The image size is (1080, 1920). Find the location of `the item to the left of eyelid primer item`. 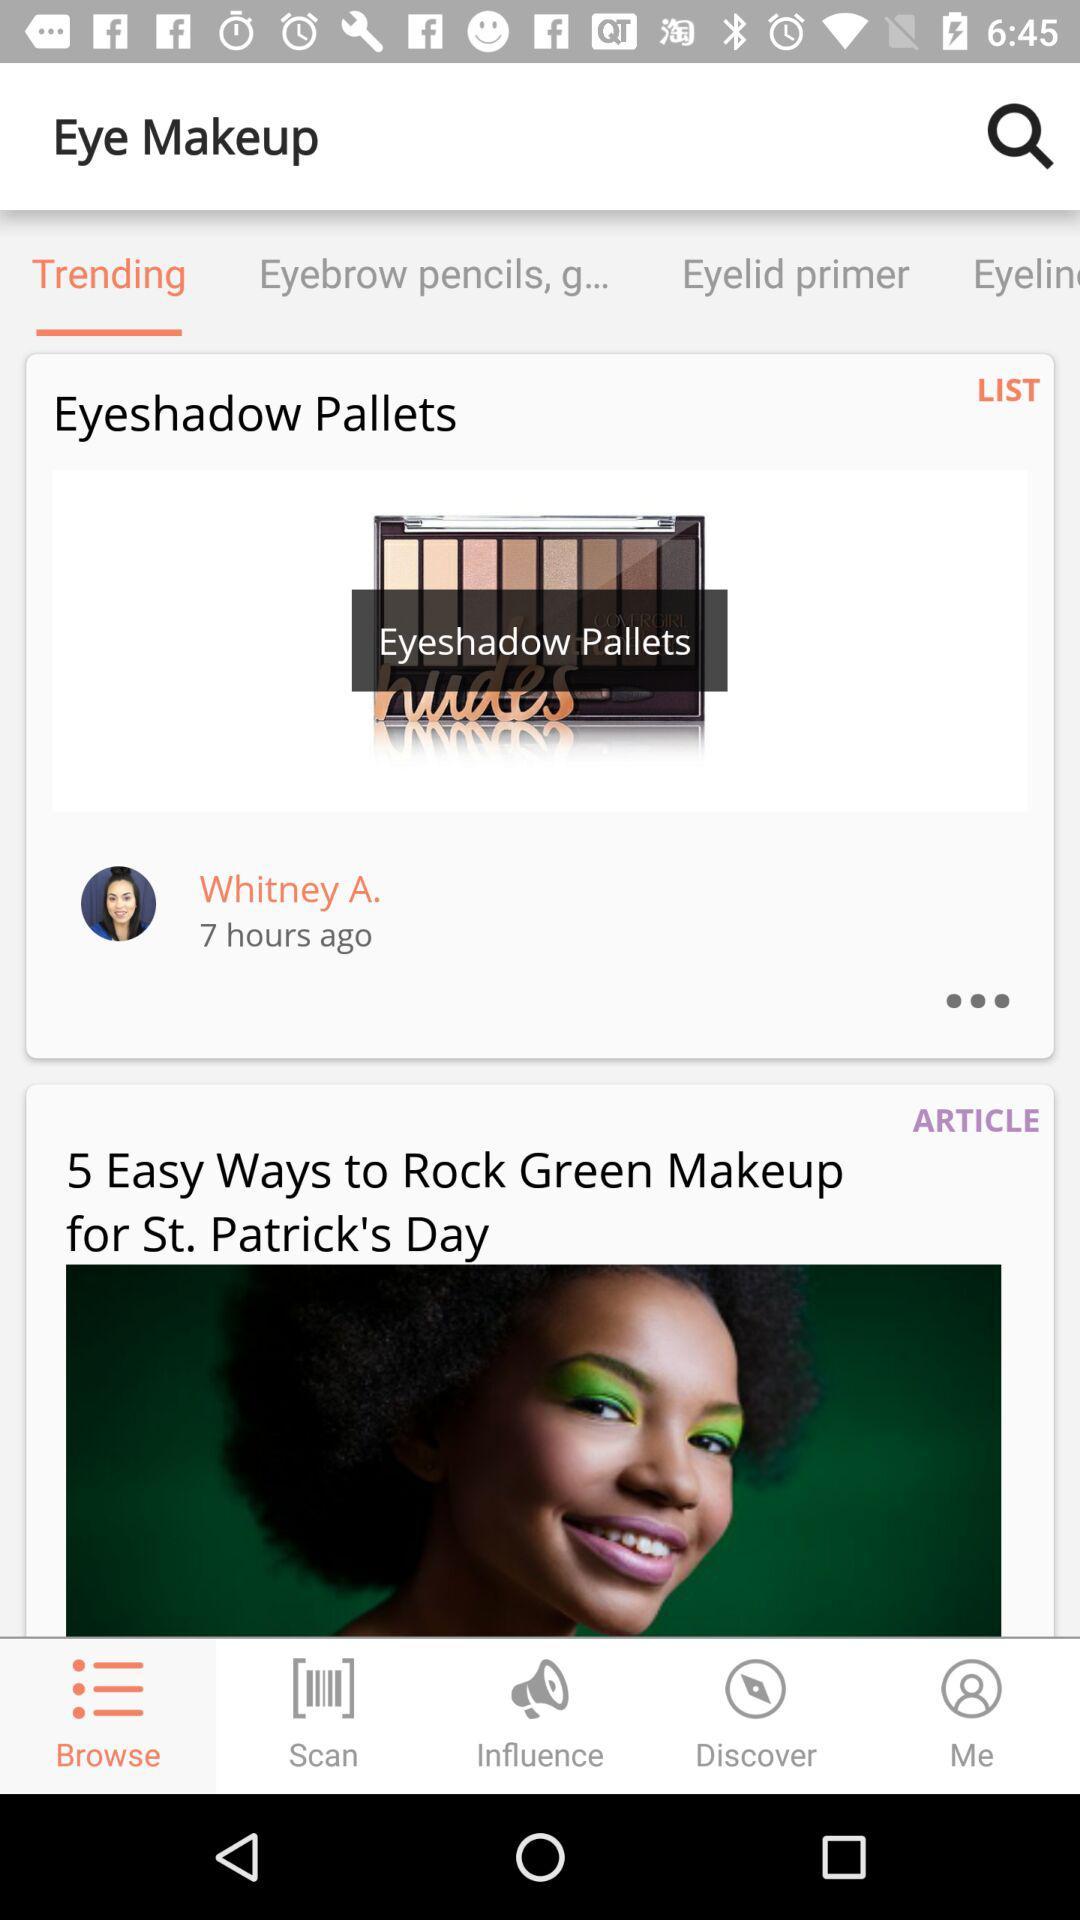

the item to the left of eyelid primer item is located at coordinates (433, 272).